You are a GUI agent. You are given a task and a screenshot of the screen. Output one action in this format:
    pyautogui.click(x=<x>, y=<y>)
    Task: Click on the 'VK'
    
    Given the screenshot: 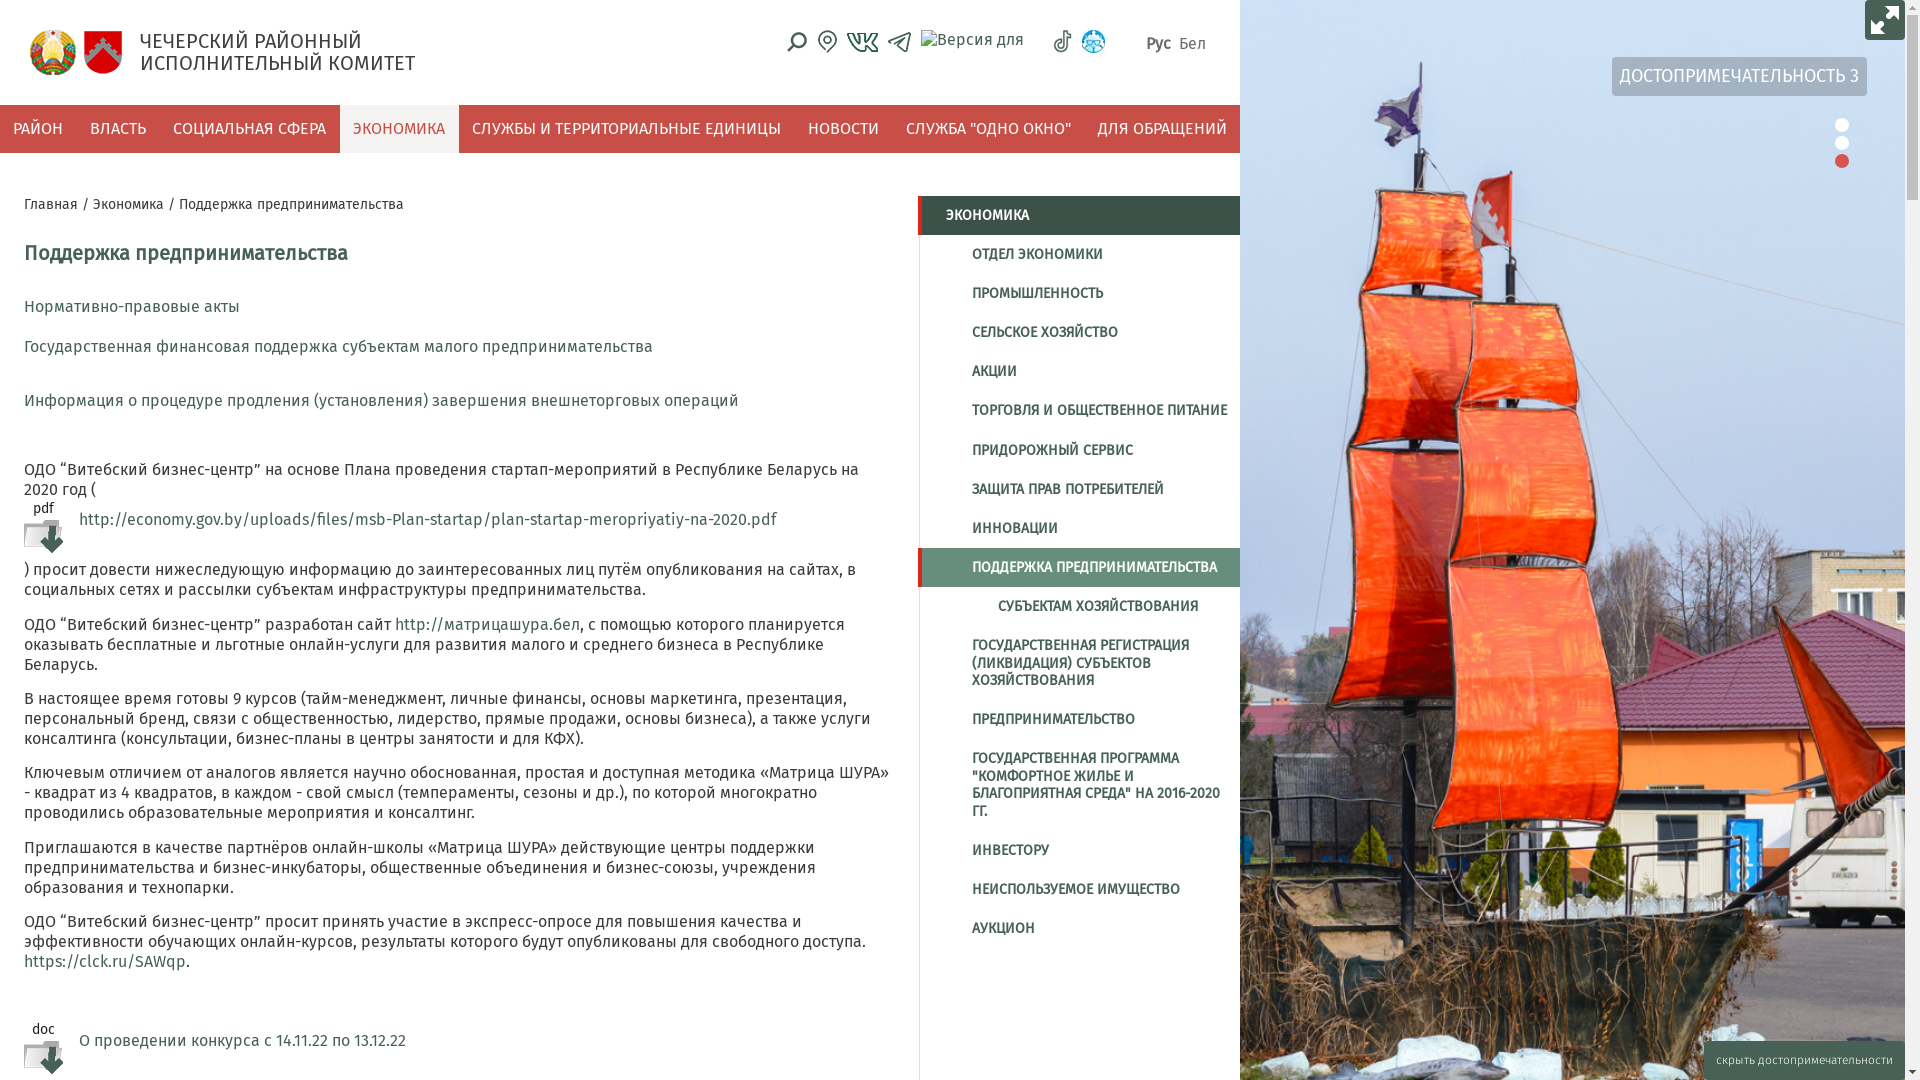 What is the action you would take?
    pyautogui.click(x=862, y=42)
    